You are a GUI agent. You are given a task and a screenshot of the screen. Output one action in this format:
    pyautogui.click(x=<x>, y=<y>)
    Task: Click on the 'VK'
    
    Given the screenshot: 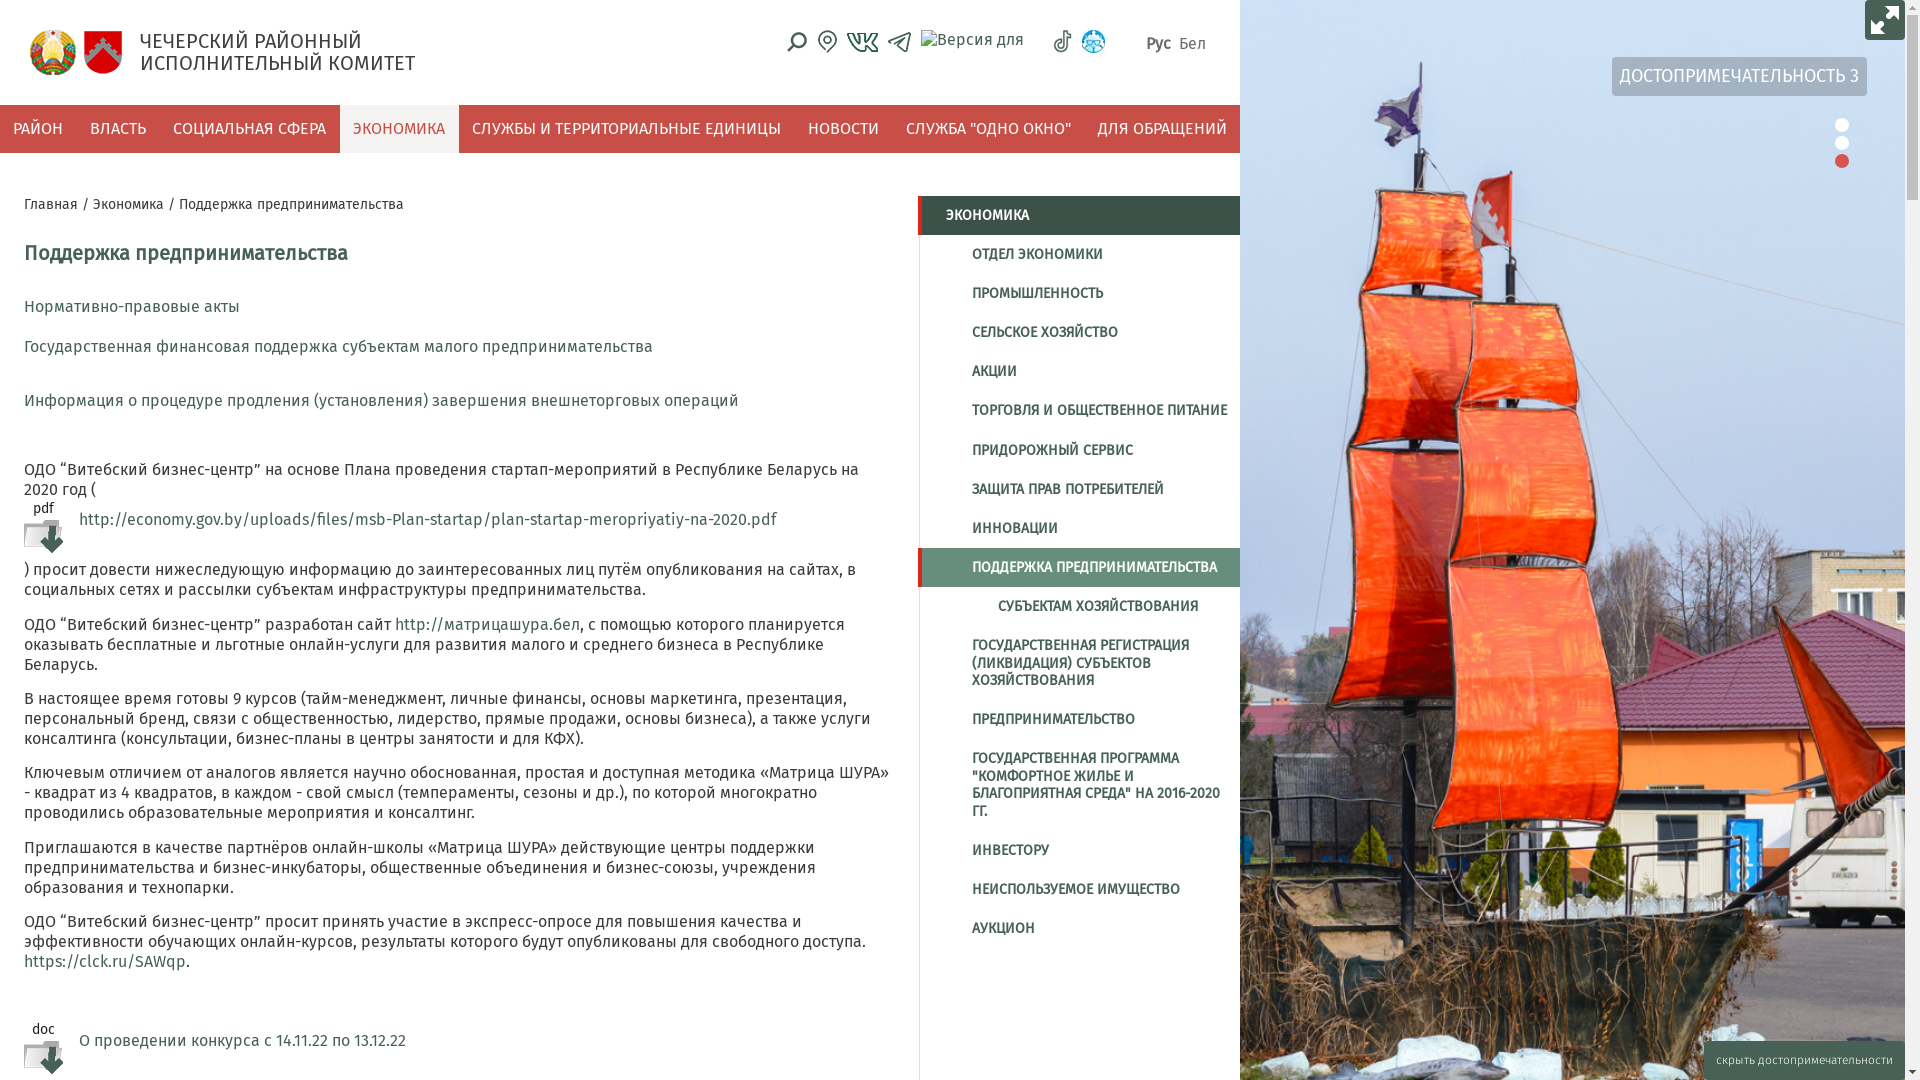 What is the action you would take?
    pyautogui.click(x=862, y=42)
    